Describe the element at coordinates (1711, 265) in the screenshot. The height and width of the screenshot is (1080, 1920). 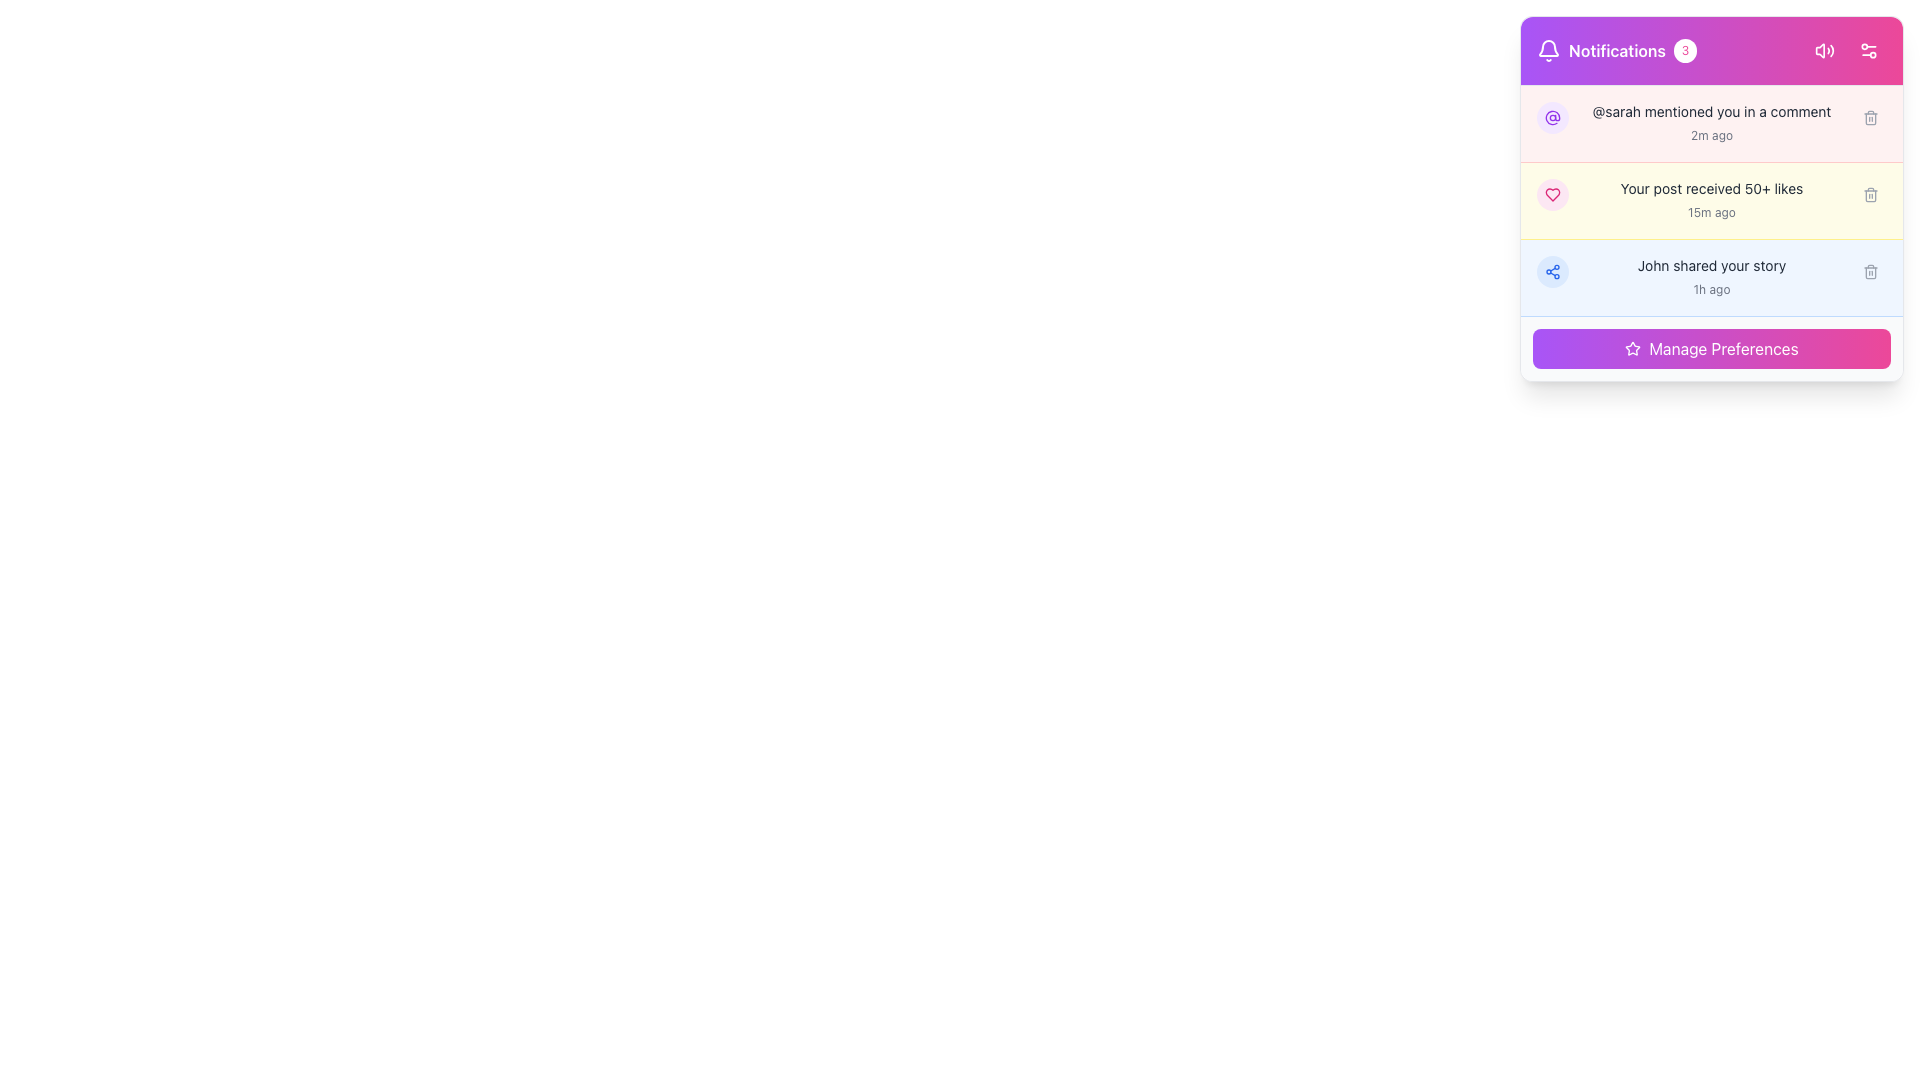
I see `the text element that informs the user about John sharing their story, which is part of a notification in a sidebar notification panel` at that location.